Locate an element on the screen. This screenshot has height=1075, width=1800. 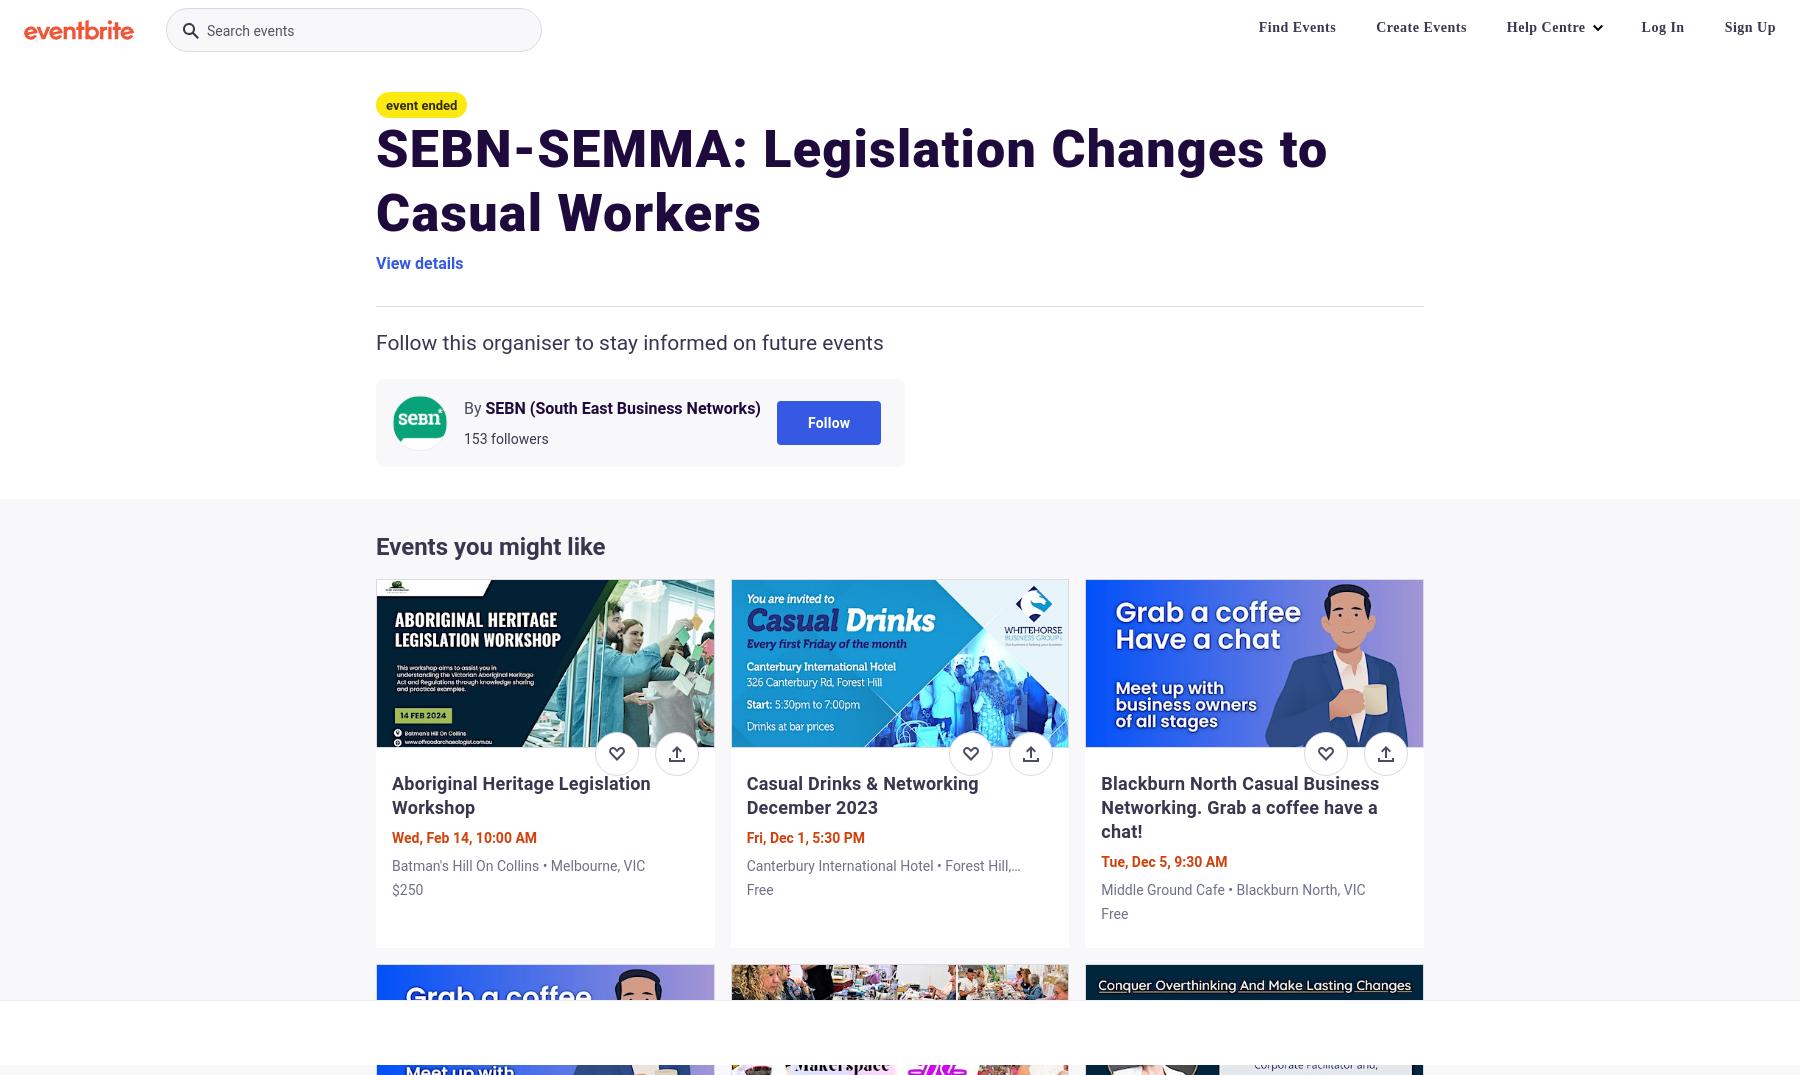
'Follow' is located at coordinates (808, 422).